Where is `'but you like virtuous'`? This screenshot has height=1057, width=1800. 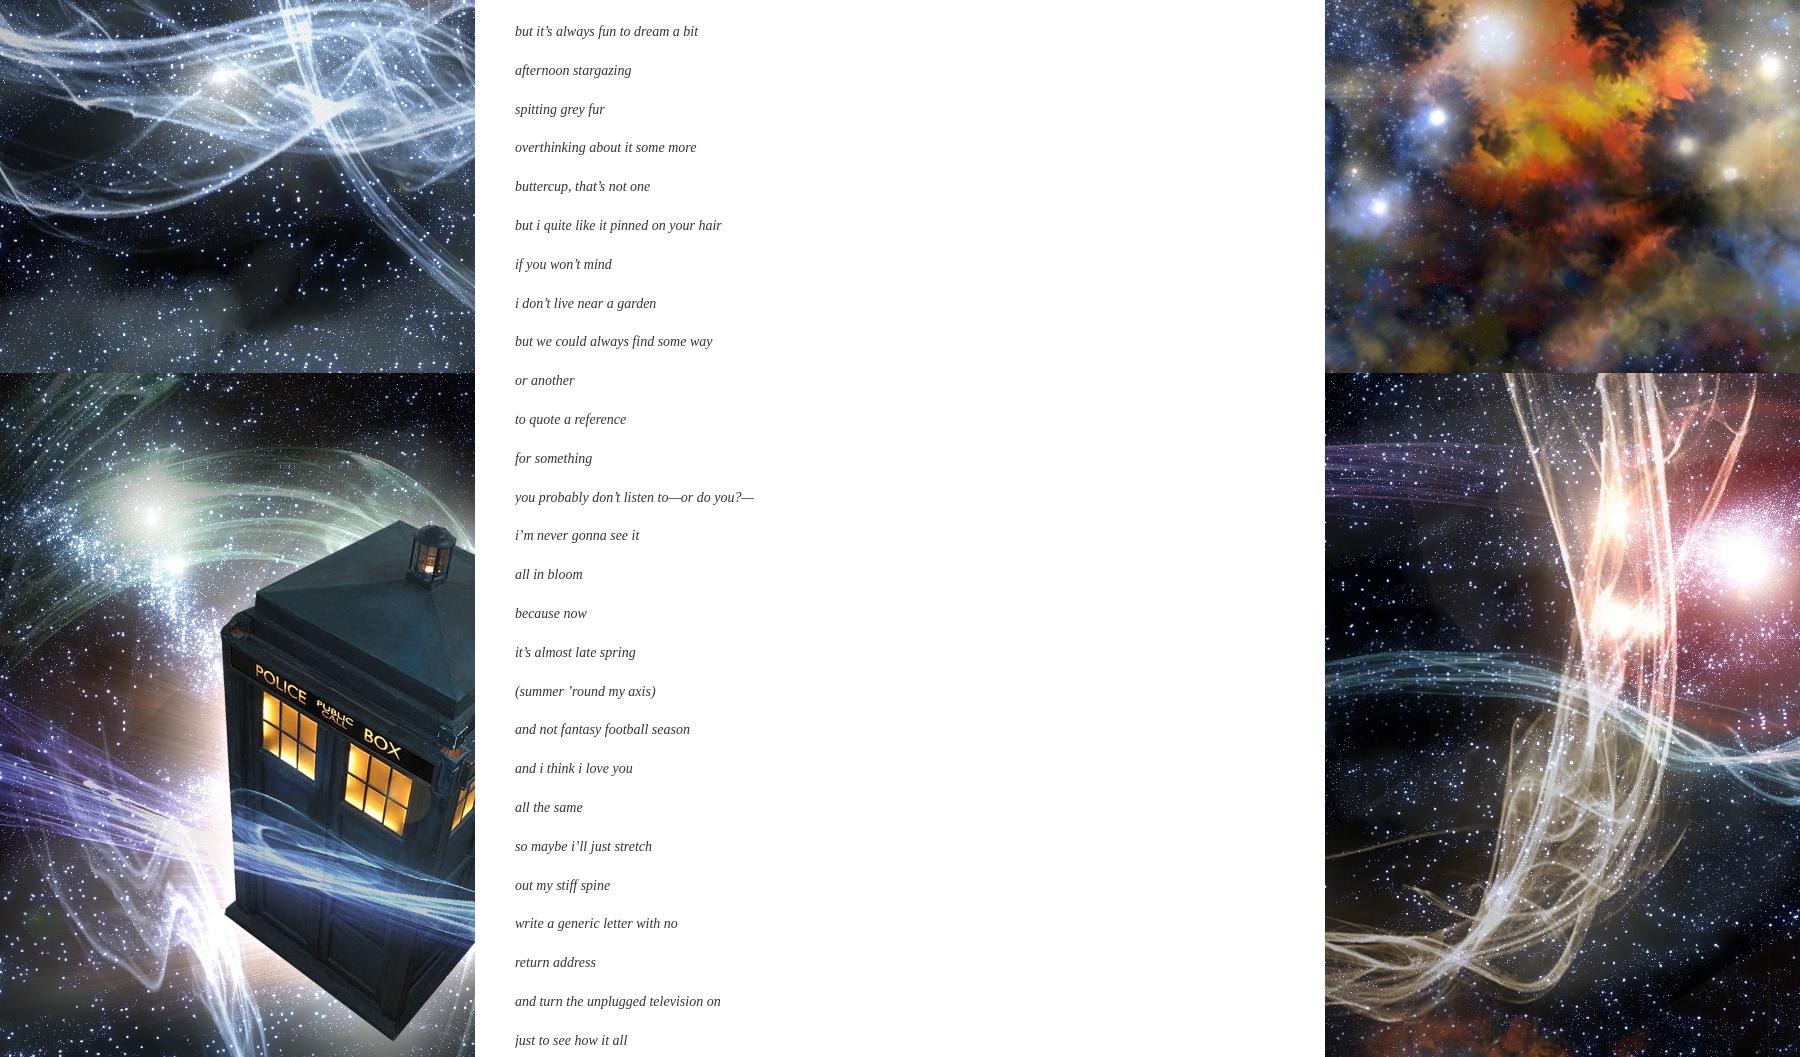
'but you like virtuous' is located at coordinates (571, 337).